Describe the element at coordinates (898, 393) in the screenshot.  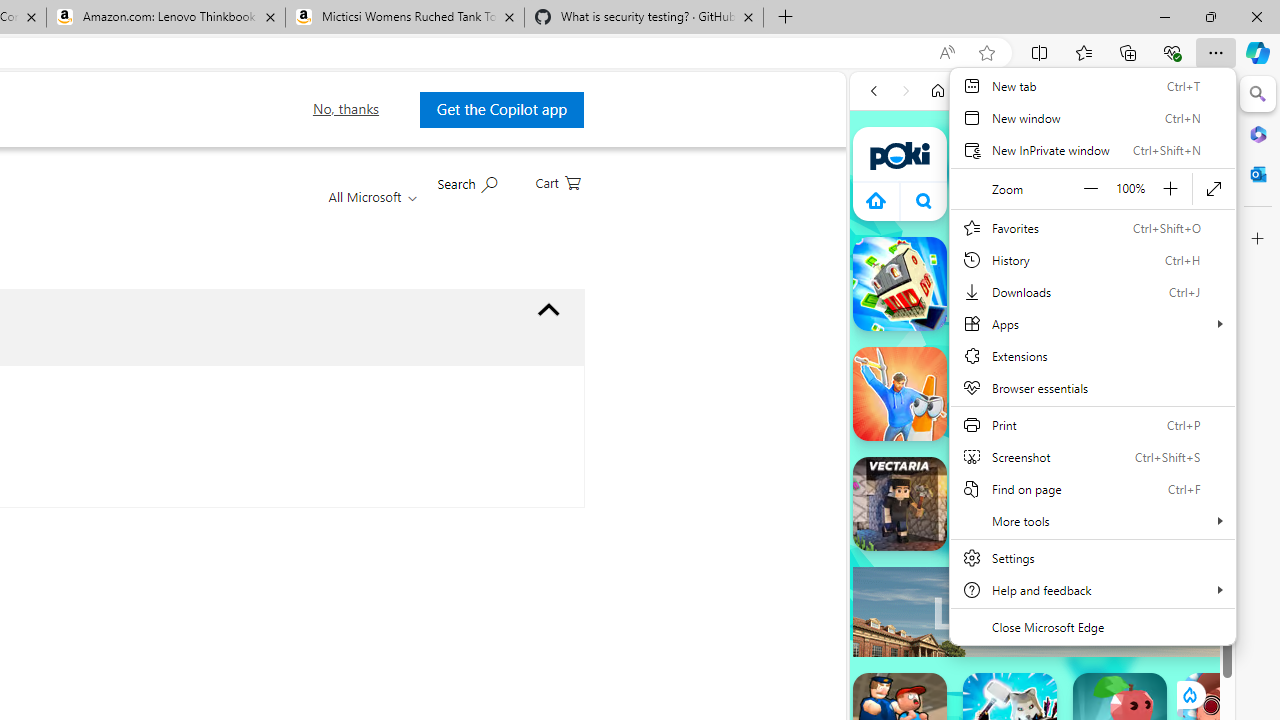
I see `'Simply Prop Hunt Simply Prop Hunt'` at that location.